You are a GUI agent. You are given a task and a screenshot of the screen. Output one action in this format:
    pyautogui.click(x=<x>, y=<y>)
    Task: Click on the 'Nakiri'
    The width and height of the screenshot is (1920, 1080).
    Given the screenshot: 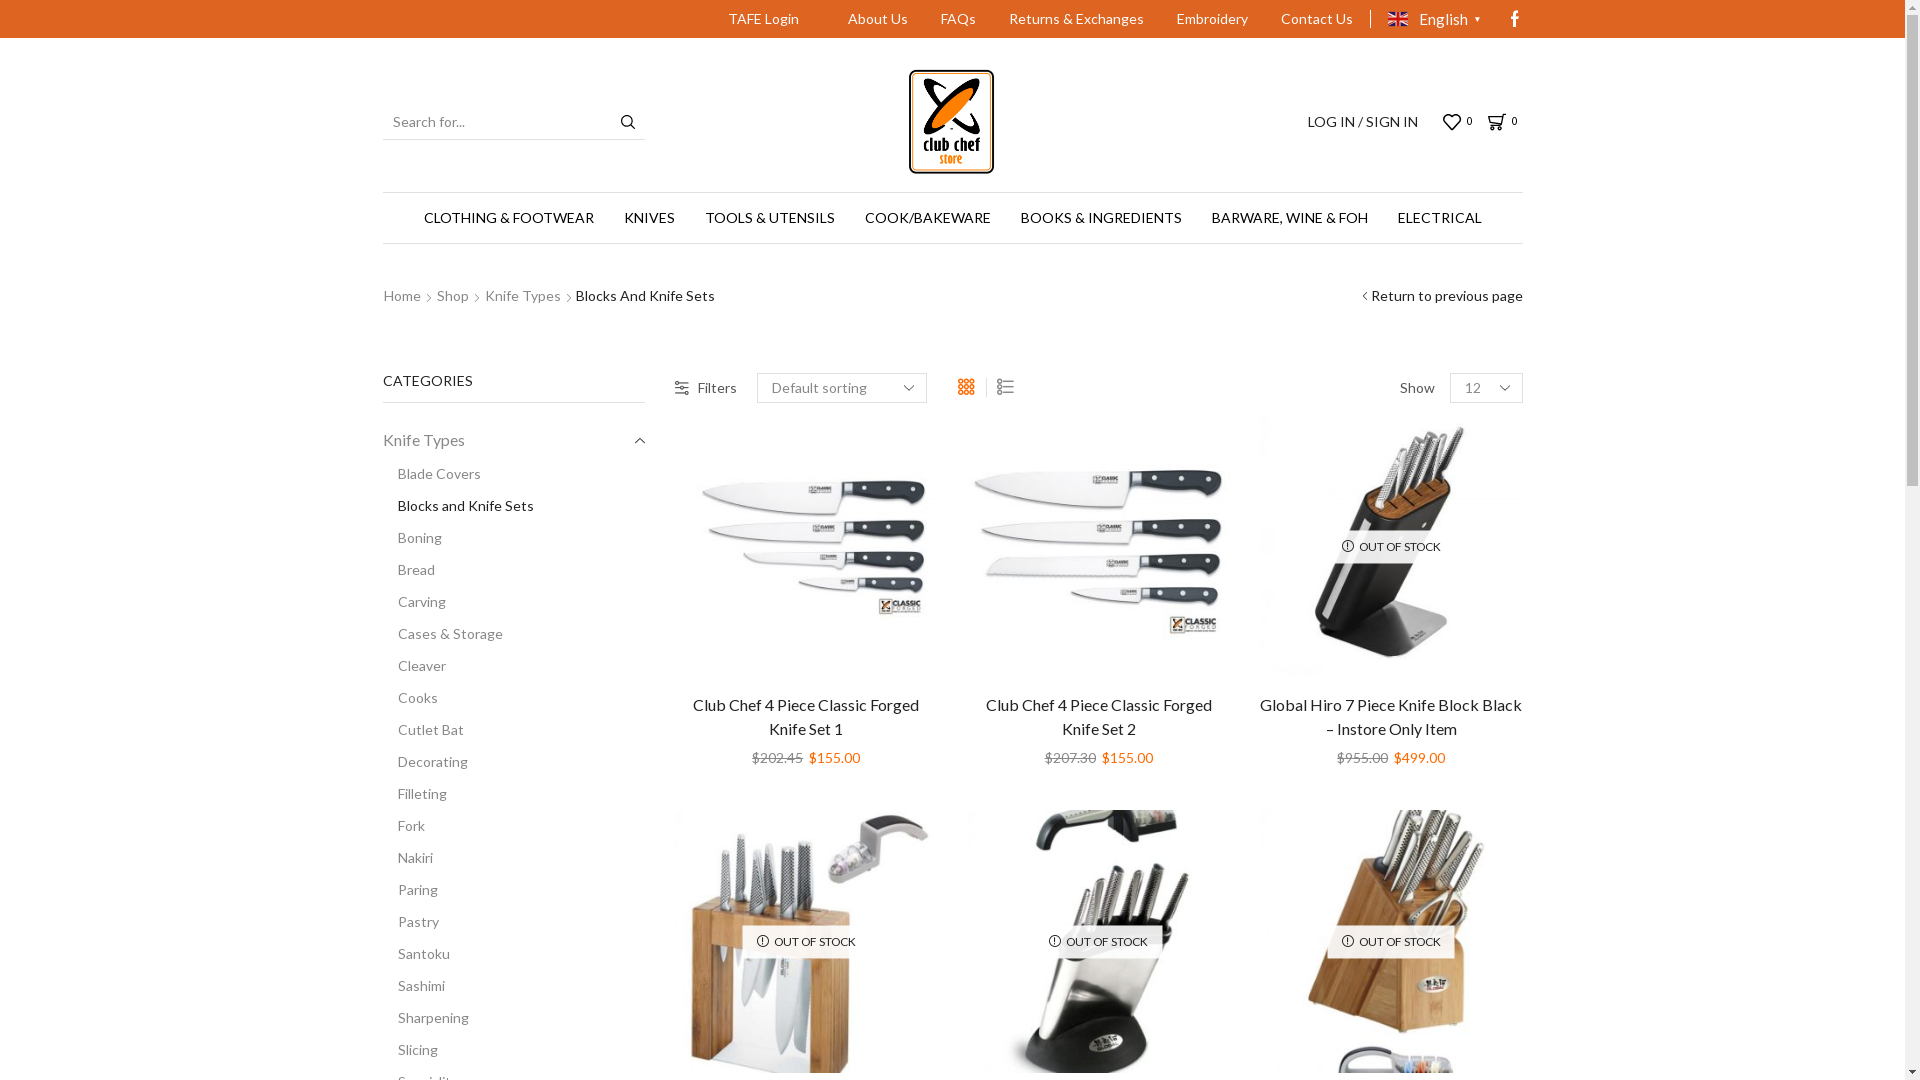 What is the action you would take?
    pyautogui.click(x=406, y=856)
    